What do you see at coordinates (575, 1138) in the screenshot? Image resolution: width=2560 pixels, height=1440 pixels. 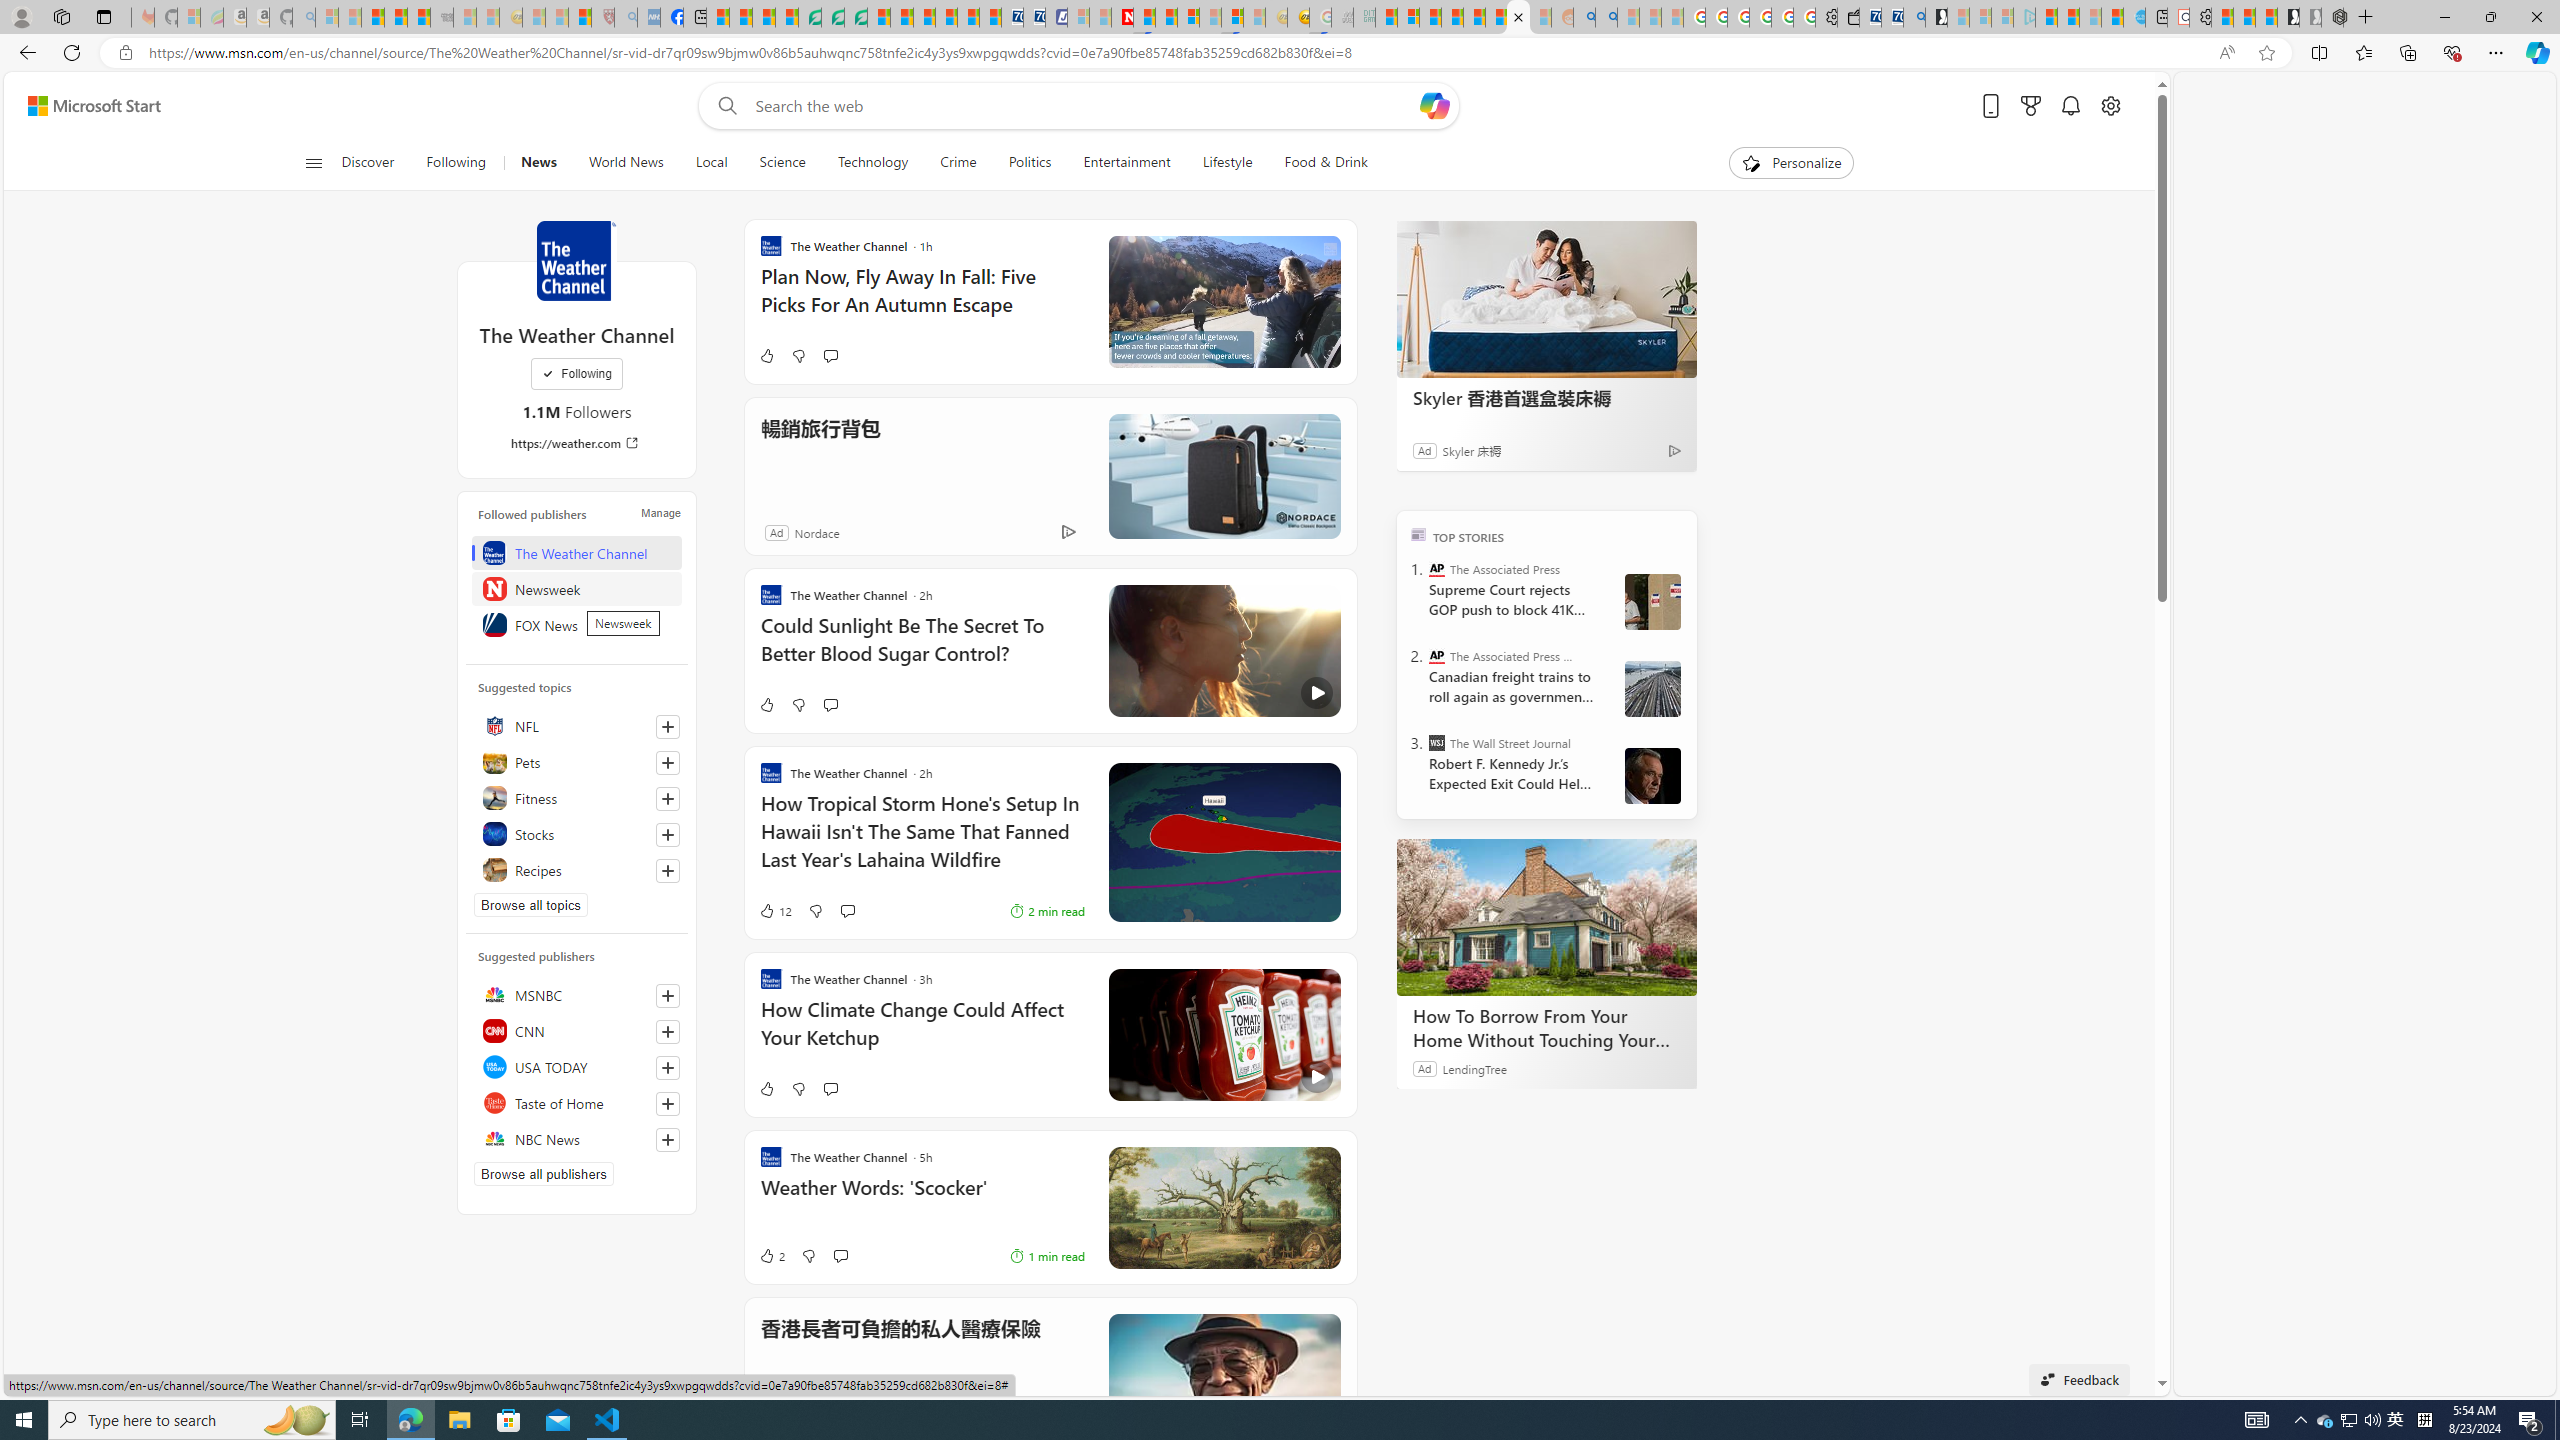 I see `'NBC News'` at bounding box center [575, 1138].